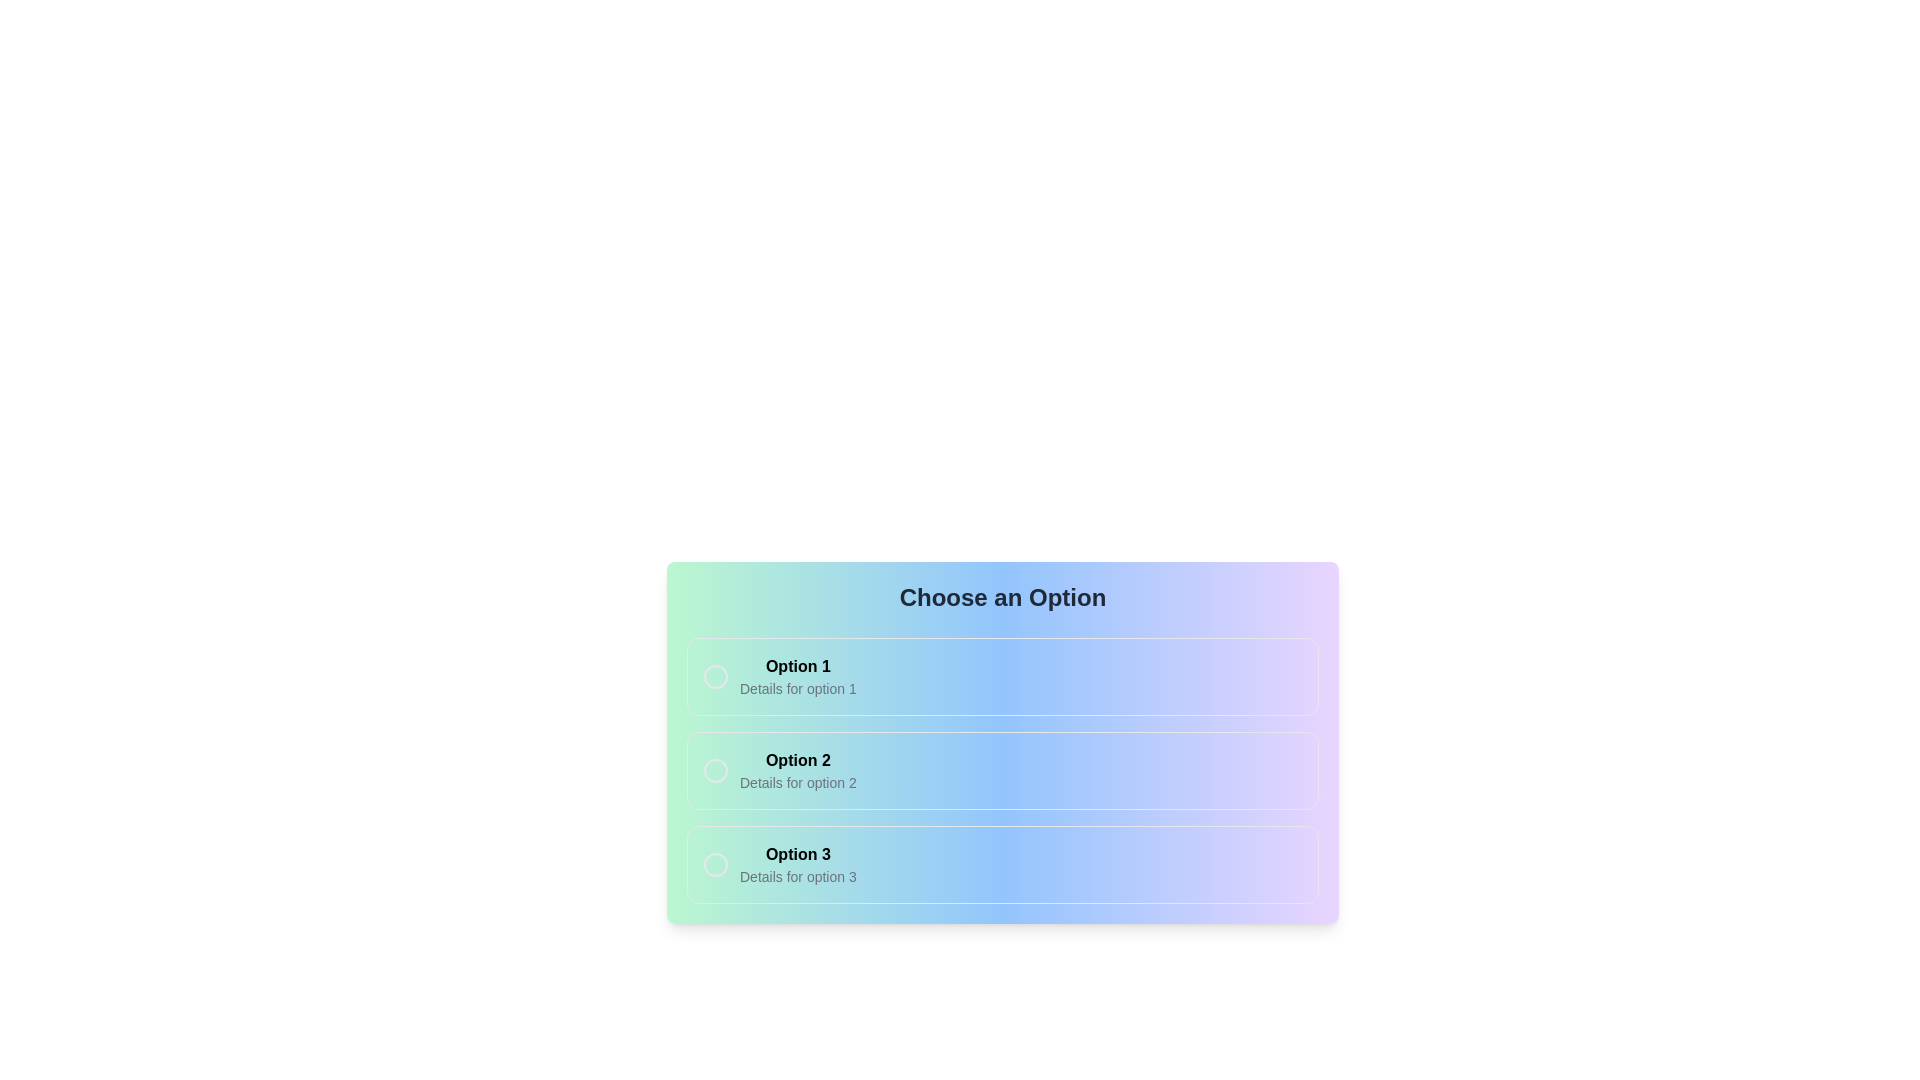 The height and width of the screenshot is (1080, 1920). Describe the element at coordinates (797, 855) in the screenshot. I see `the bold text label reading 'Option 3', which is positioned as the primary title of the third option in a vertical list` at that location.